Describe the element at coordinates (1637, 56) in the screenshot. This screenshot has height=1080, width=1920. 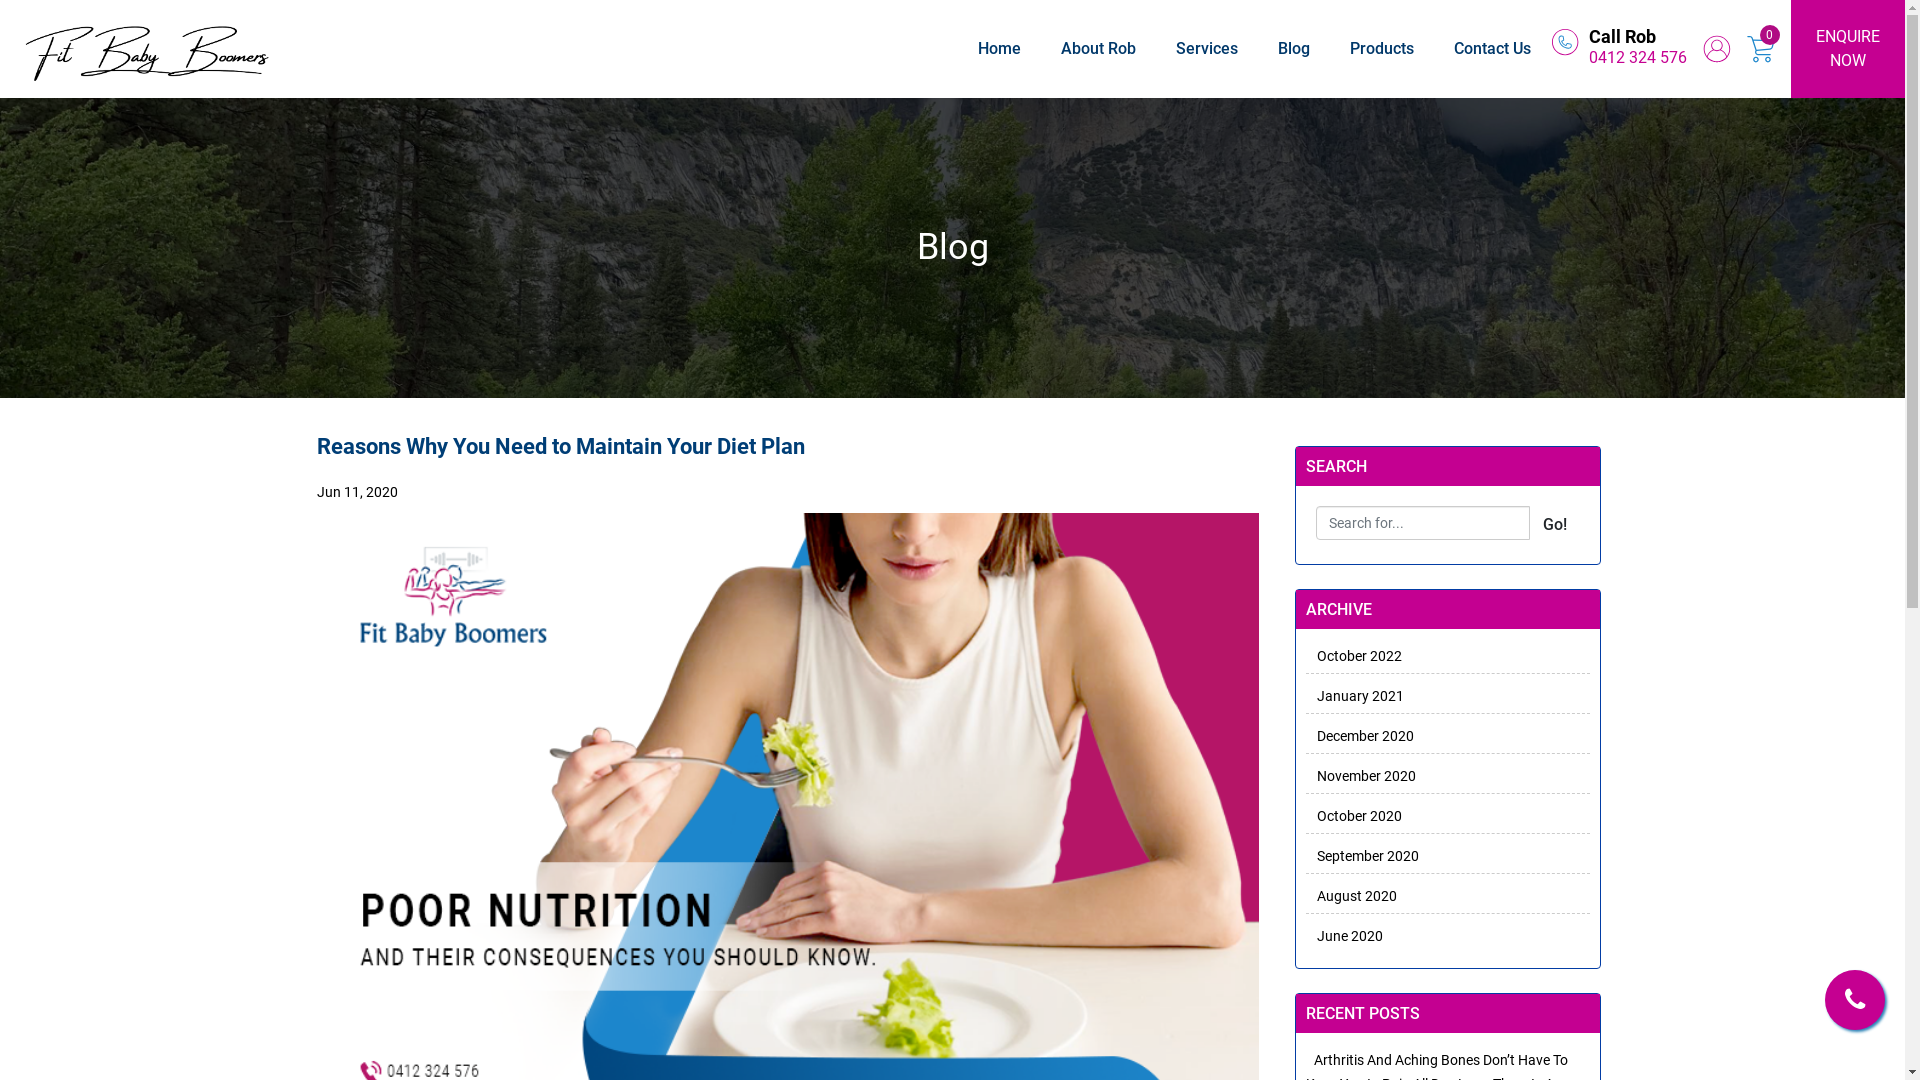
I see `'0412 324 576'` at that location.